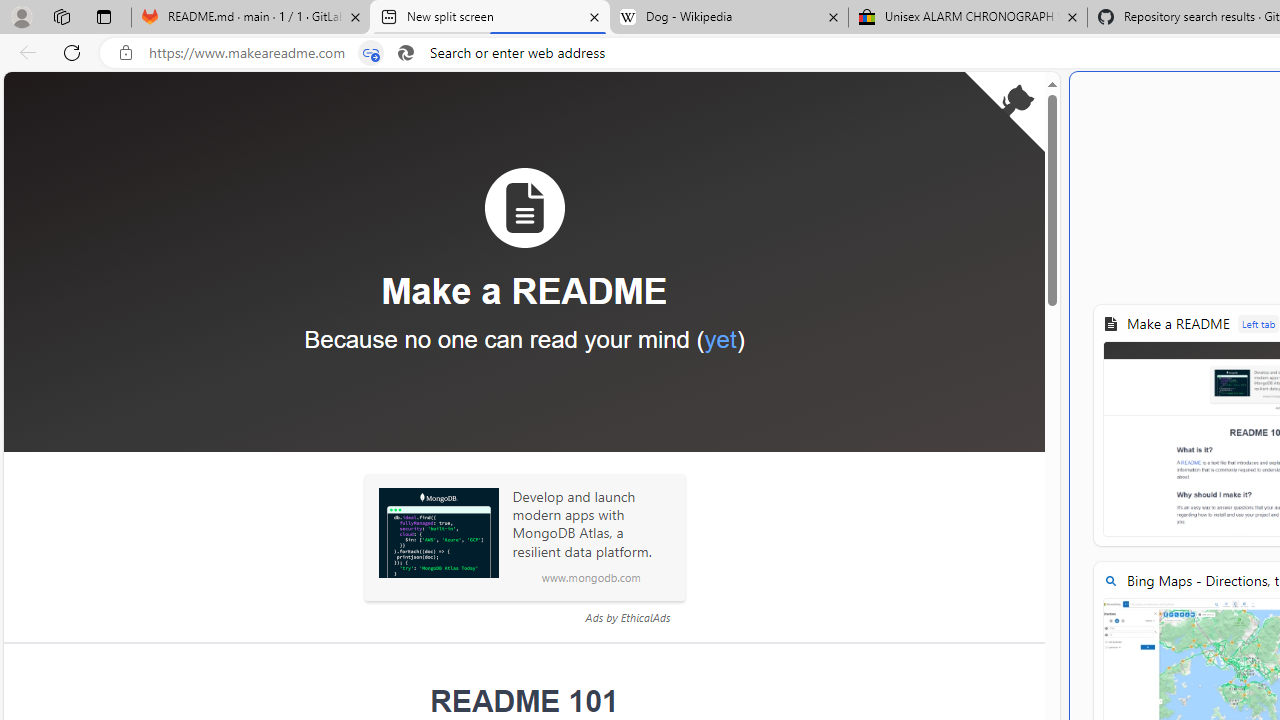  What do you see at coordinates (371, 52) in the screenshot?
I see `'Tabs in split screen'` at bounding box center [371, 52].